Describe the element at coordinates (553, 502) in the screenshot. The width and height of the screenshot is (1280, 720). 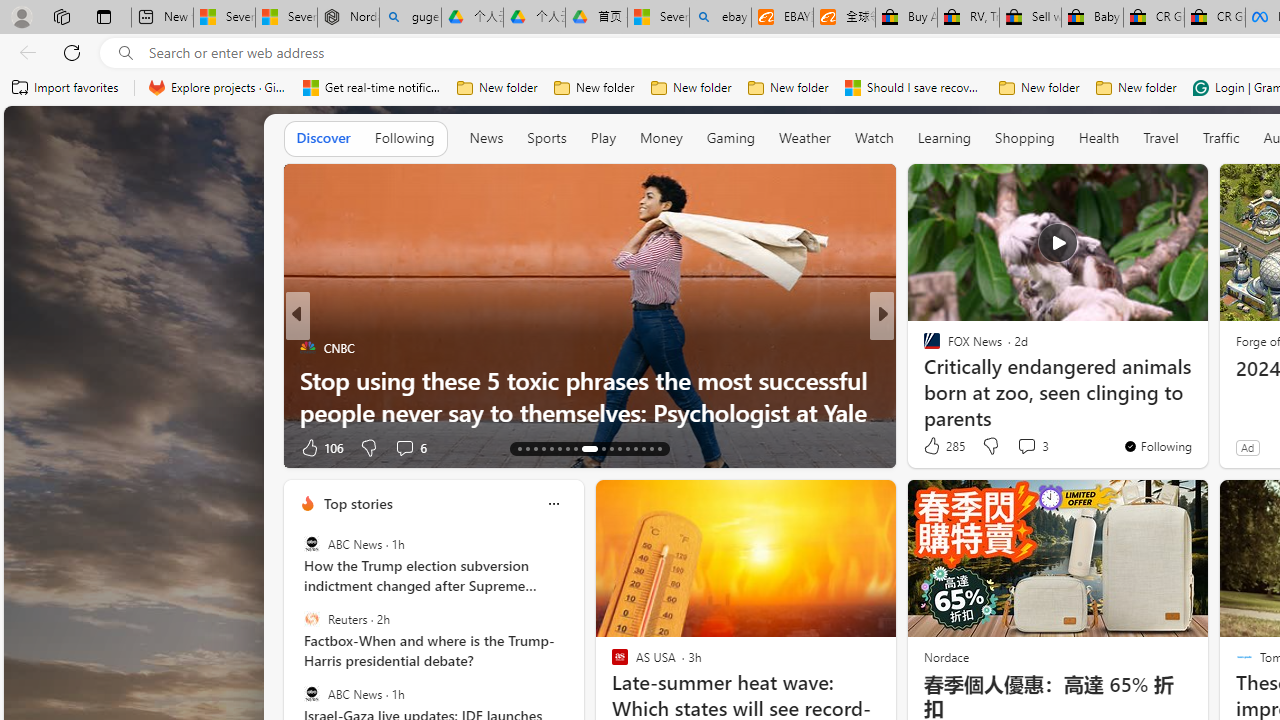
I see `'Class: icon-img'` at that location.